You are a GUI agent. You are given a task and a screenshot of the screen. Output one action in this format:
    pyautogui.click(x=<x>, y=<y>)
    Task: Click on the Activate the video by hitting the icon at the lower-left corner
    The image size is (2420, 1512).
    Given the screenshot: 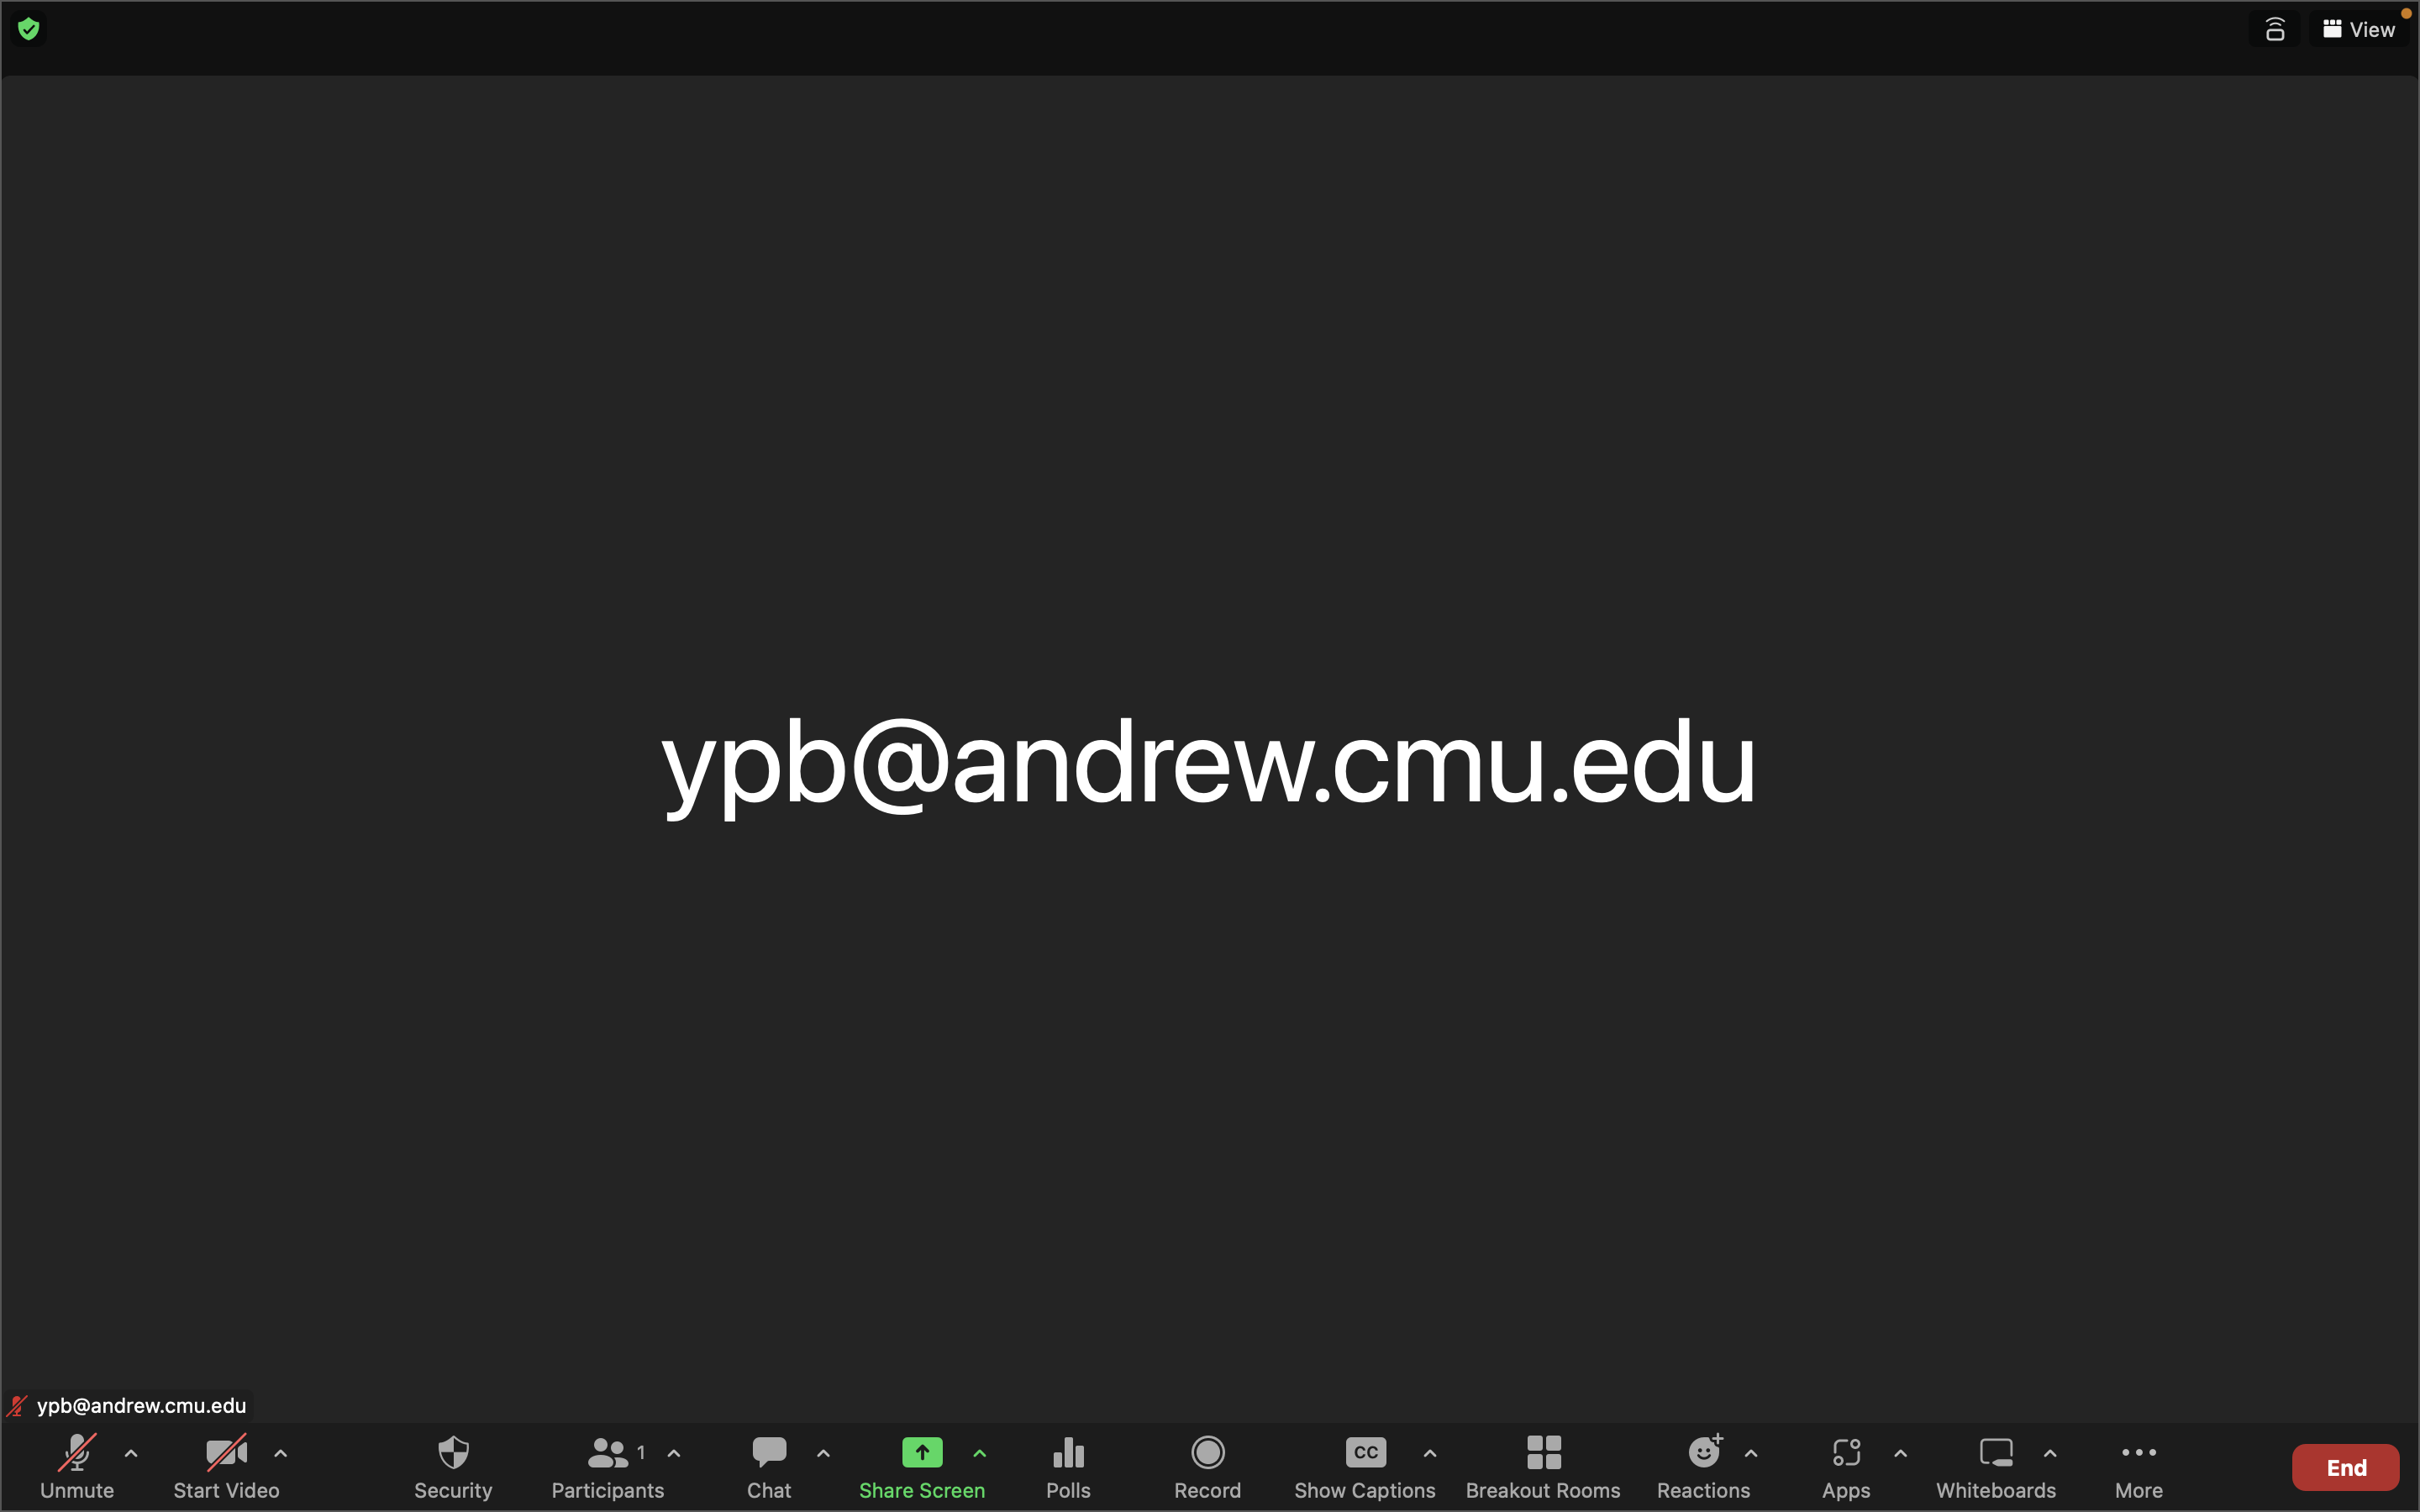 What is the action you would take?
    pyautogui.click(x=224, y=1467)
    